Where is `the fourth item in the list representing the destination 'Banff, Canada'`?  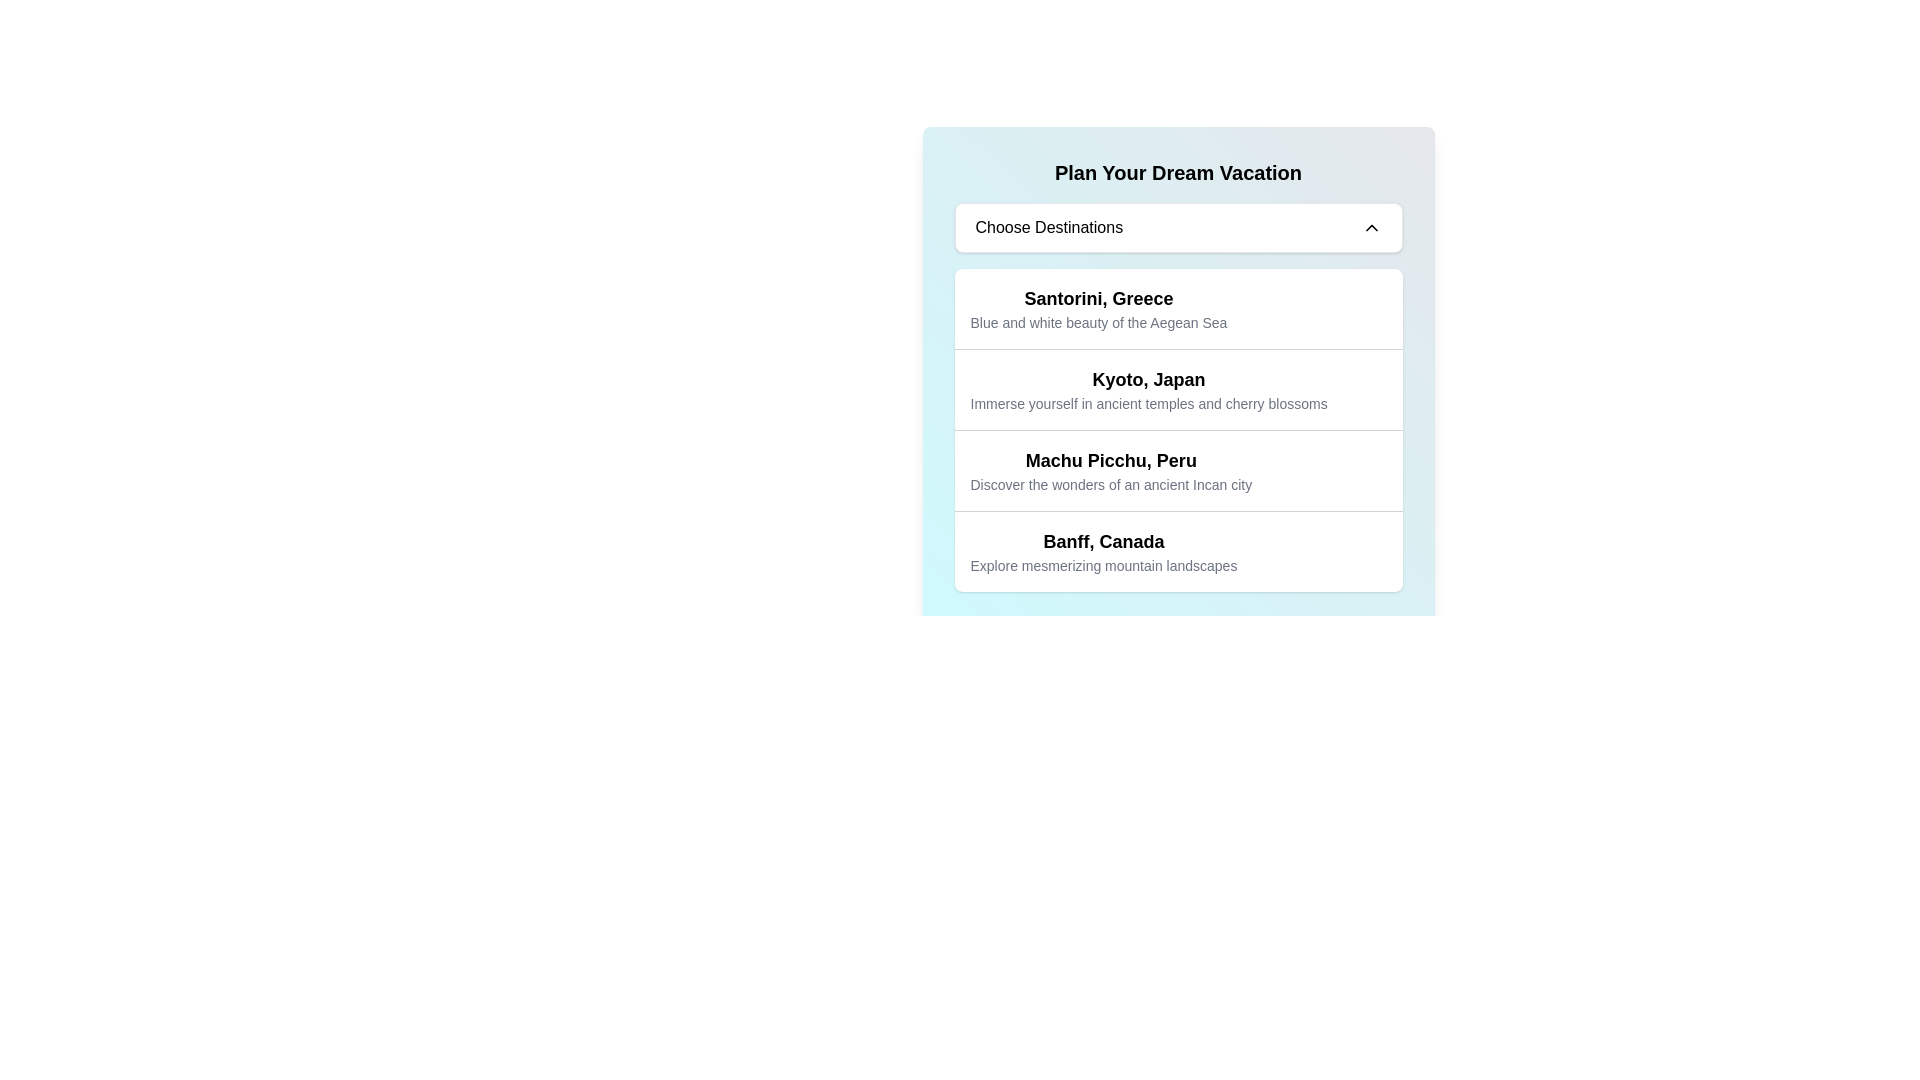 the fourth item in the list representing the destination 'Banff, Canada' is located at coordinates (1178, 551).